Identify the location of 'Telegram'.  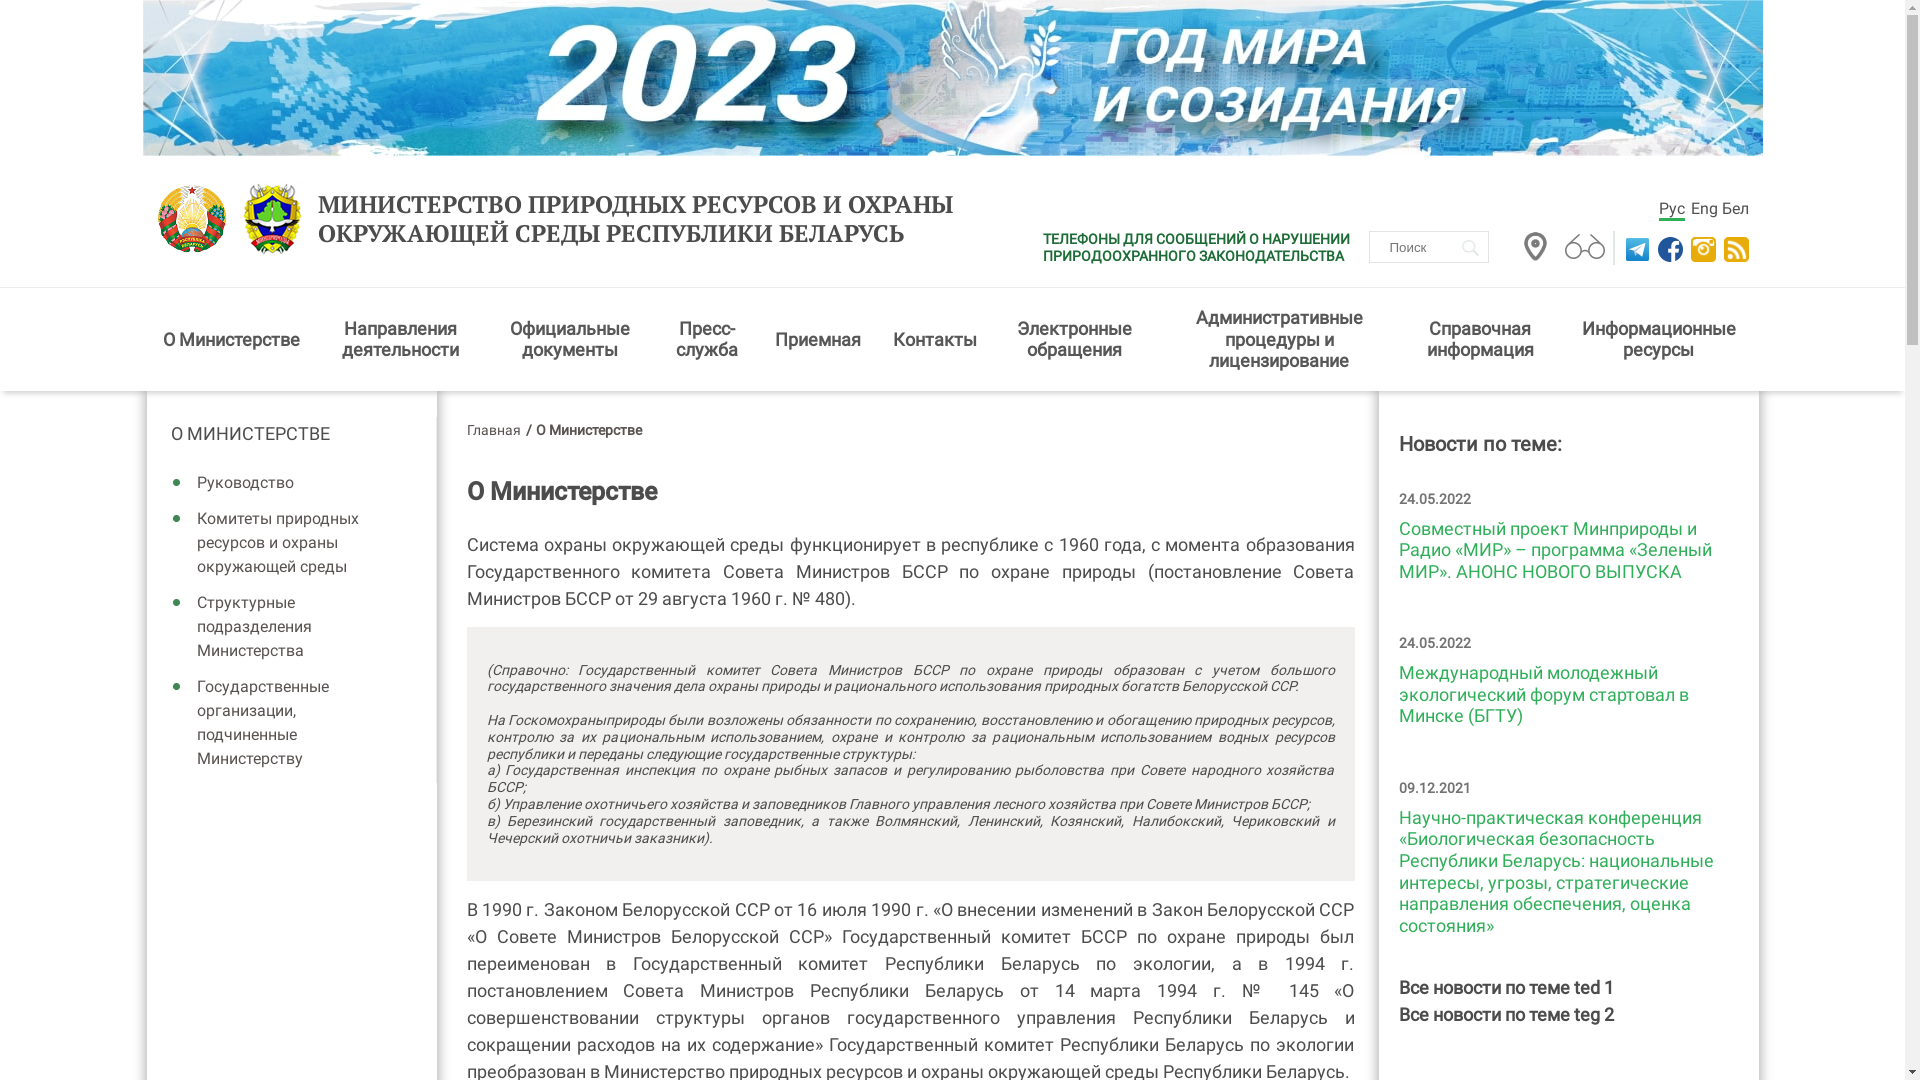
(1623, 248).